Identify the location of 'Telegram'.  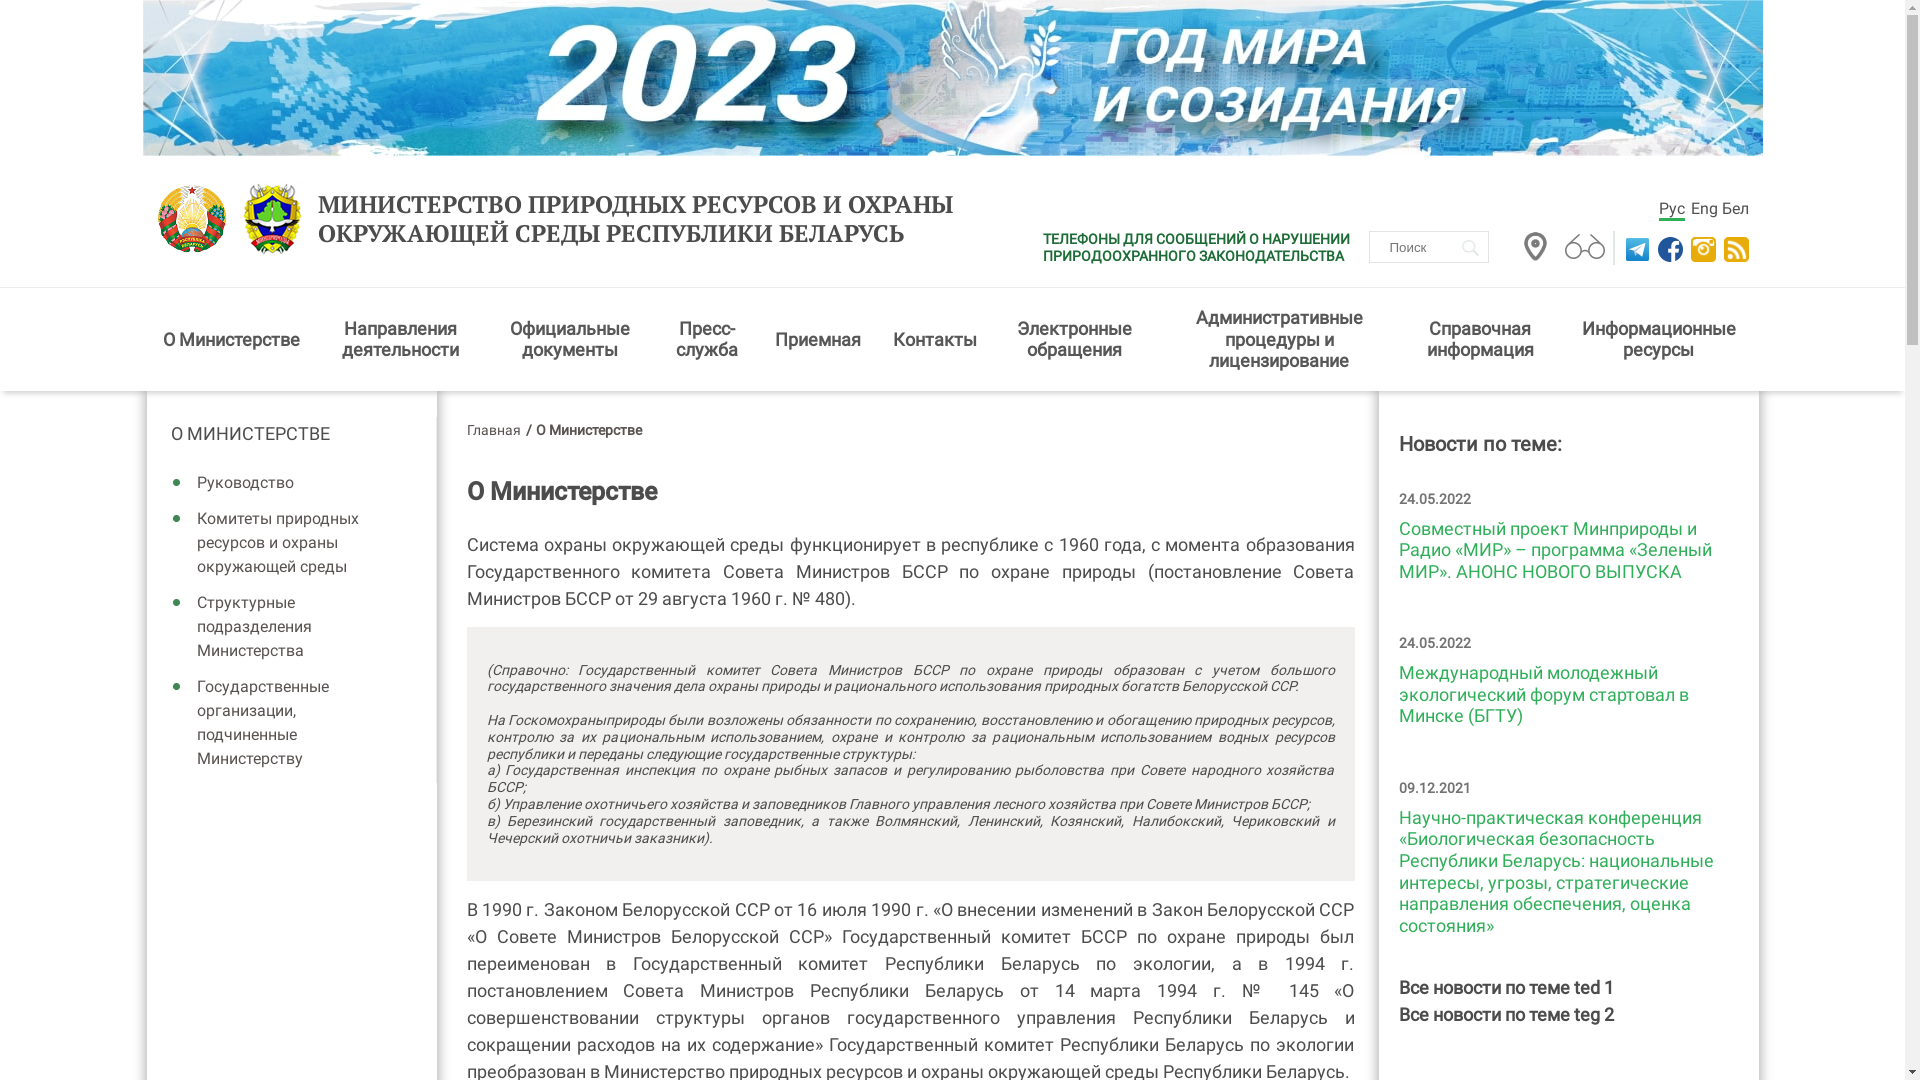
(1623, 248).